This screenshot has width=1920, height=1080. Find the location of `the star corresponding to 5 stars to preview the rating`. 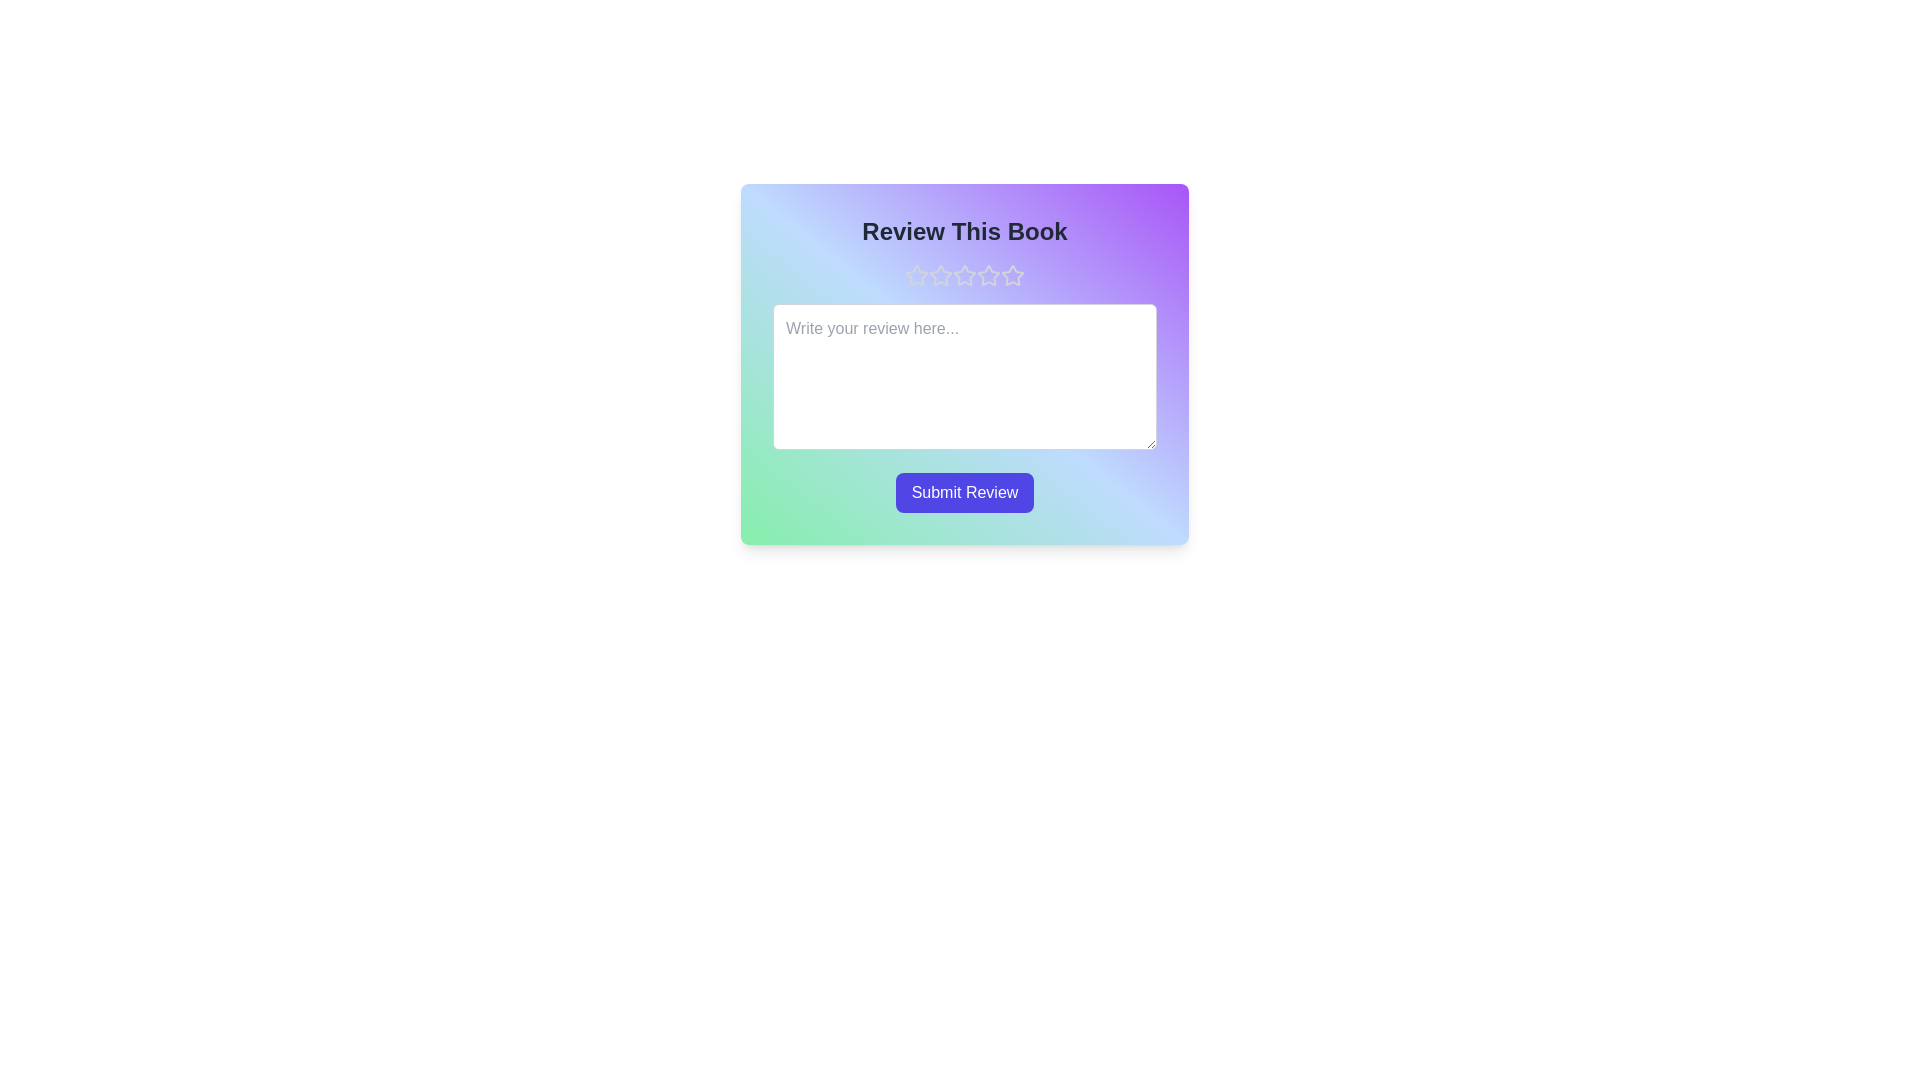

the star corresponding to 5 stars to preview the rating is located at coordinates (1012, 276).